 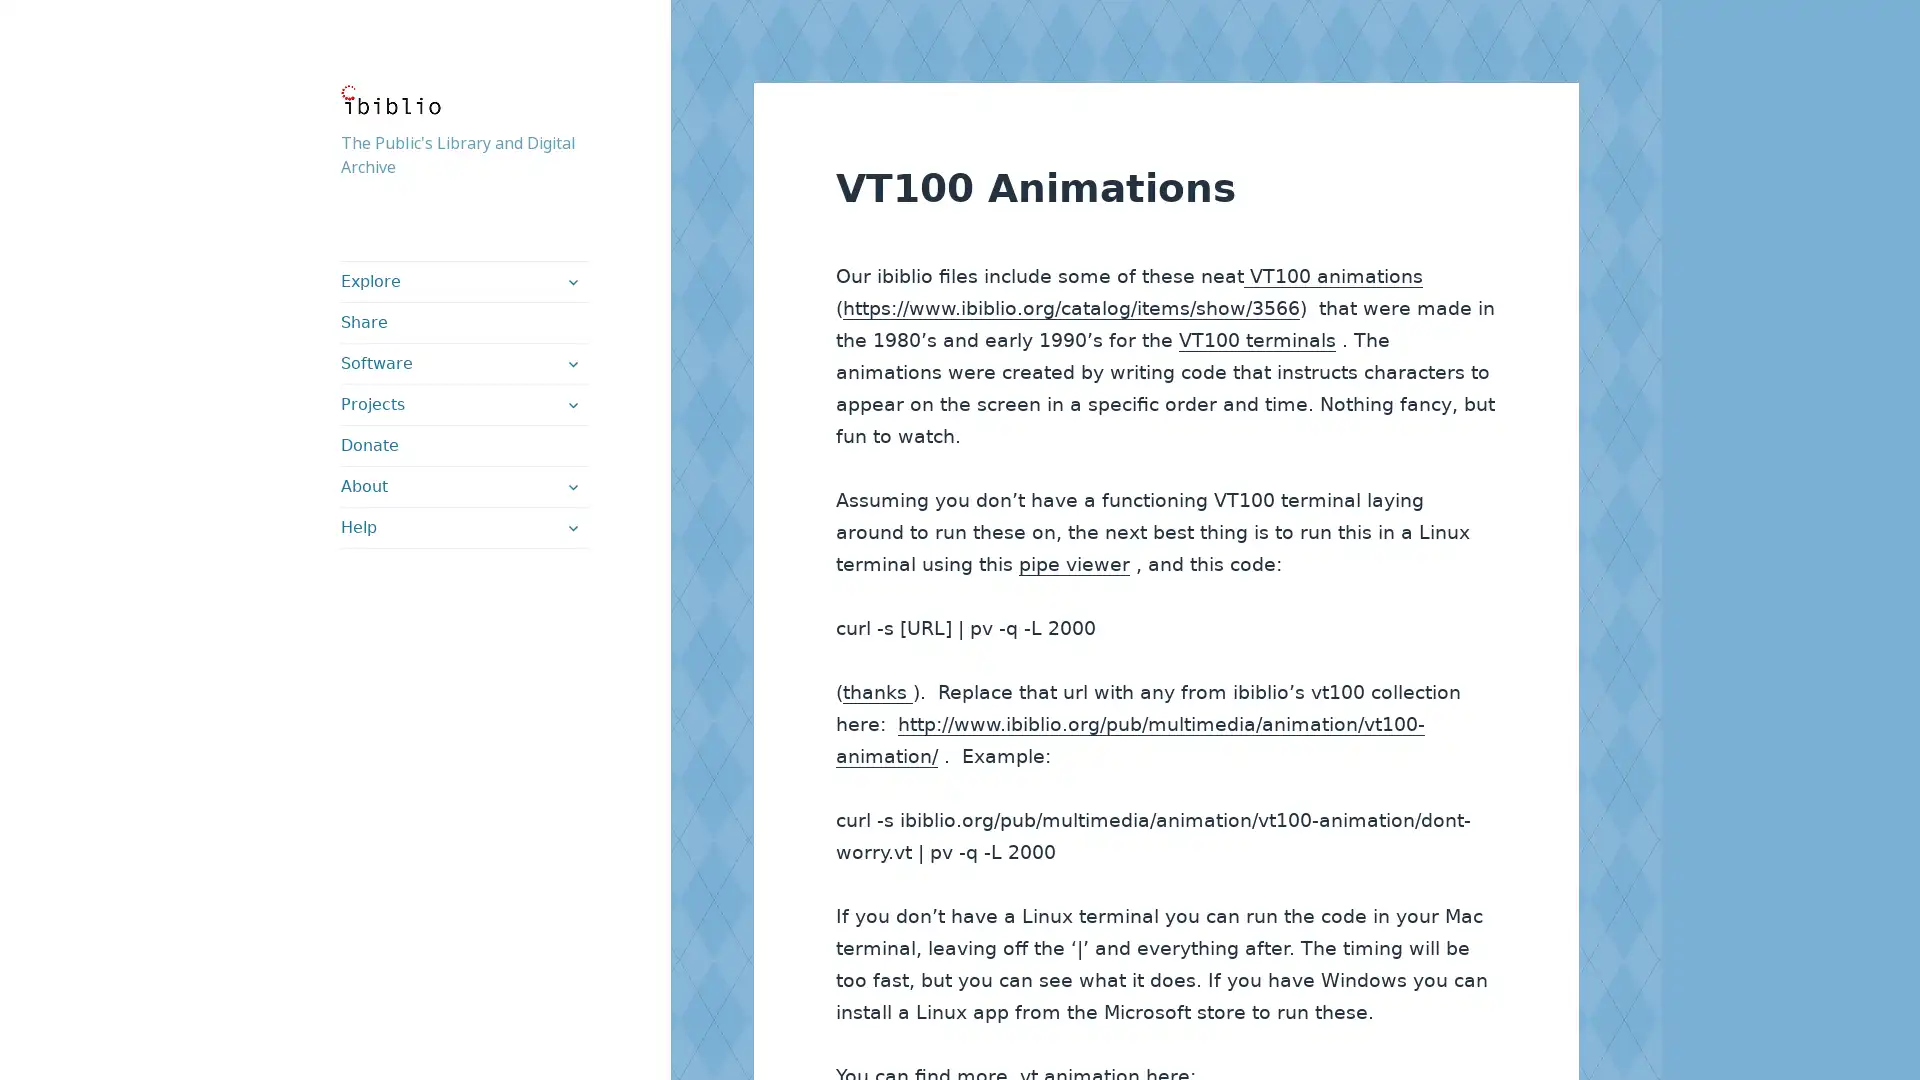 What do you see at coordinates (570, 527) in the screenshot?
I see `expand child menu` at bounding box center [570, 527].